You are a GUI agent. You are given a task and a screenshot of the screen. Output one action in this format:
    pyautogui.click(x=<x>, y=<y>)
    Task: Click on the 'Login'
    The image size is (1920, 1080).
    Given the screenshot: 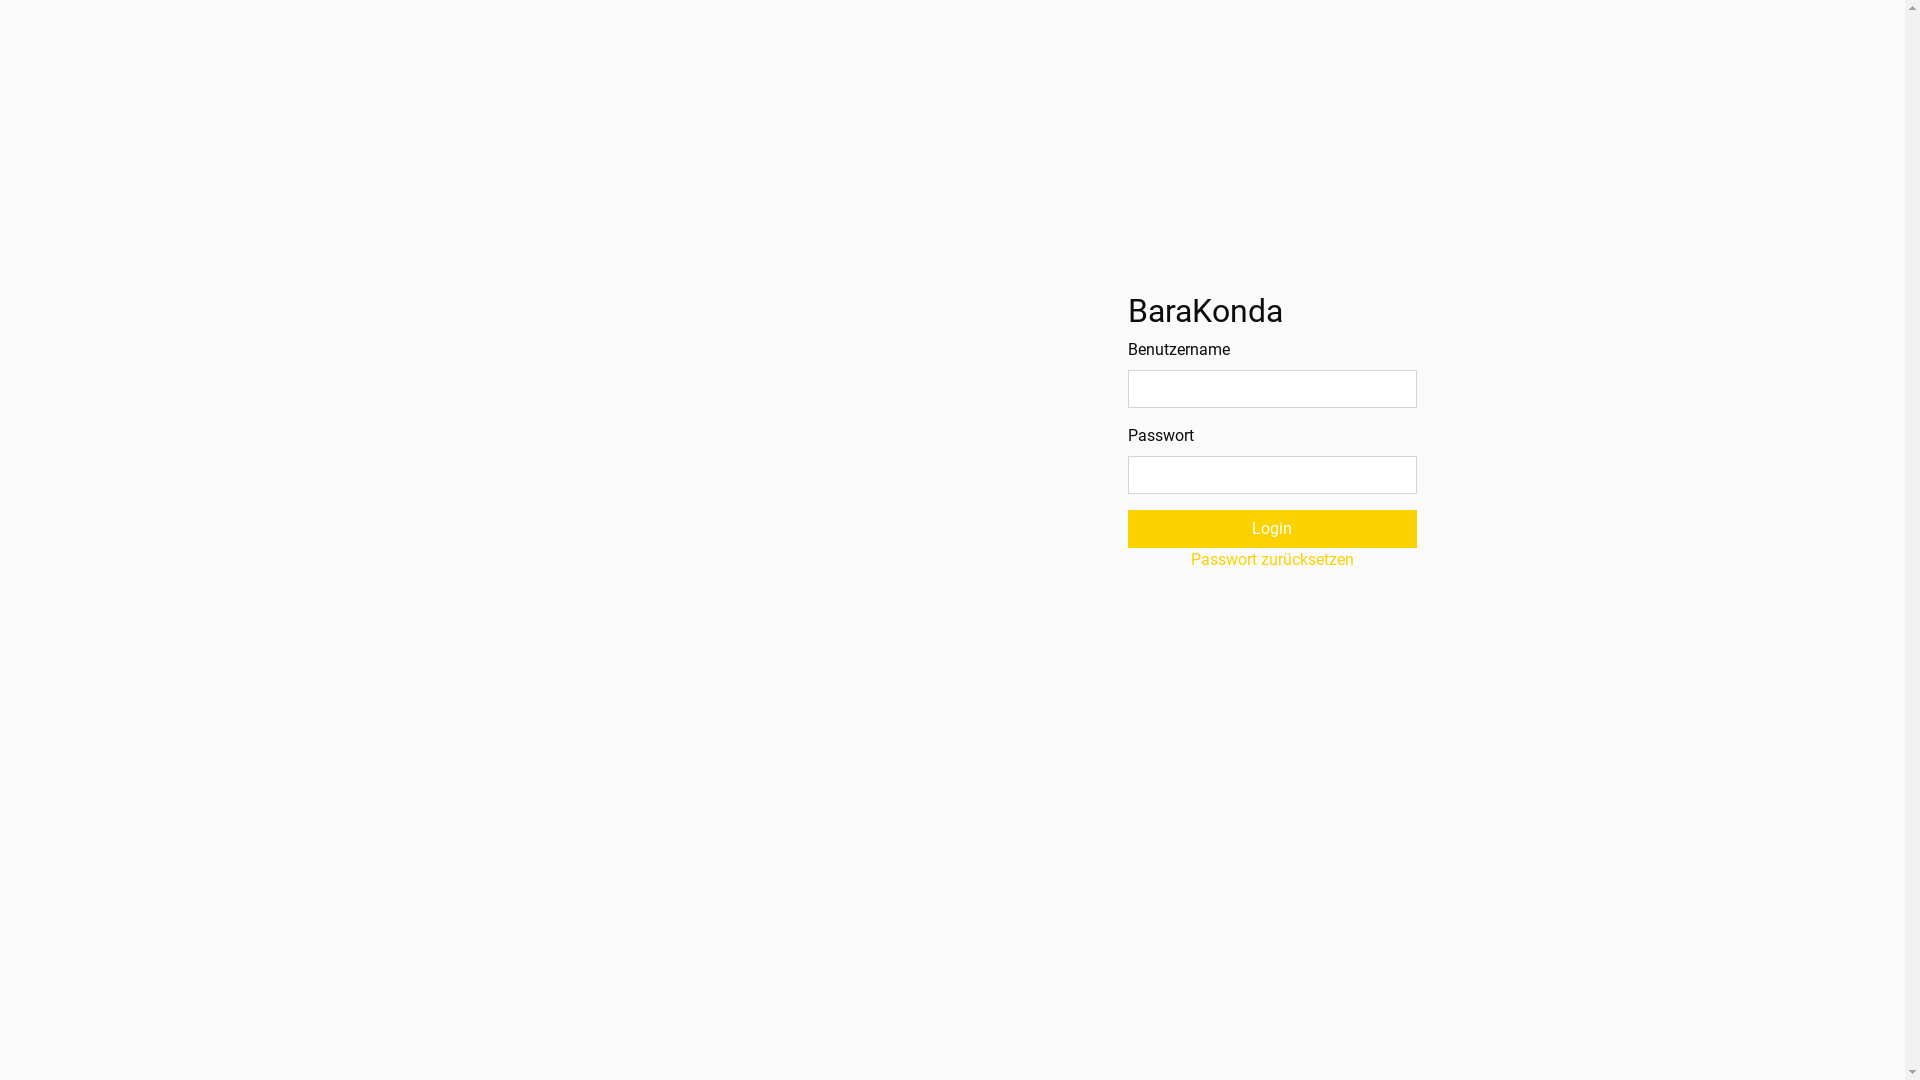 What is the action you would take?
    pyautogui.click(x=1271, y=527)
    